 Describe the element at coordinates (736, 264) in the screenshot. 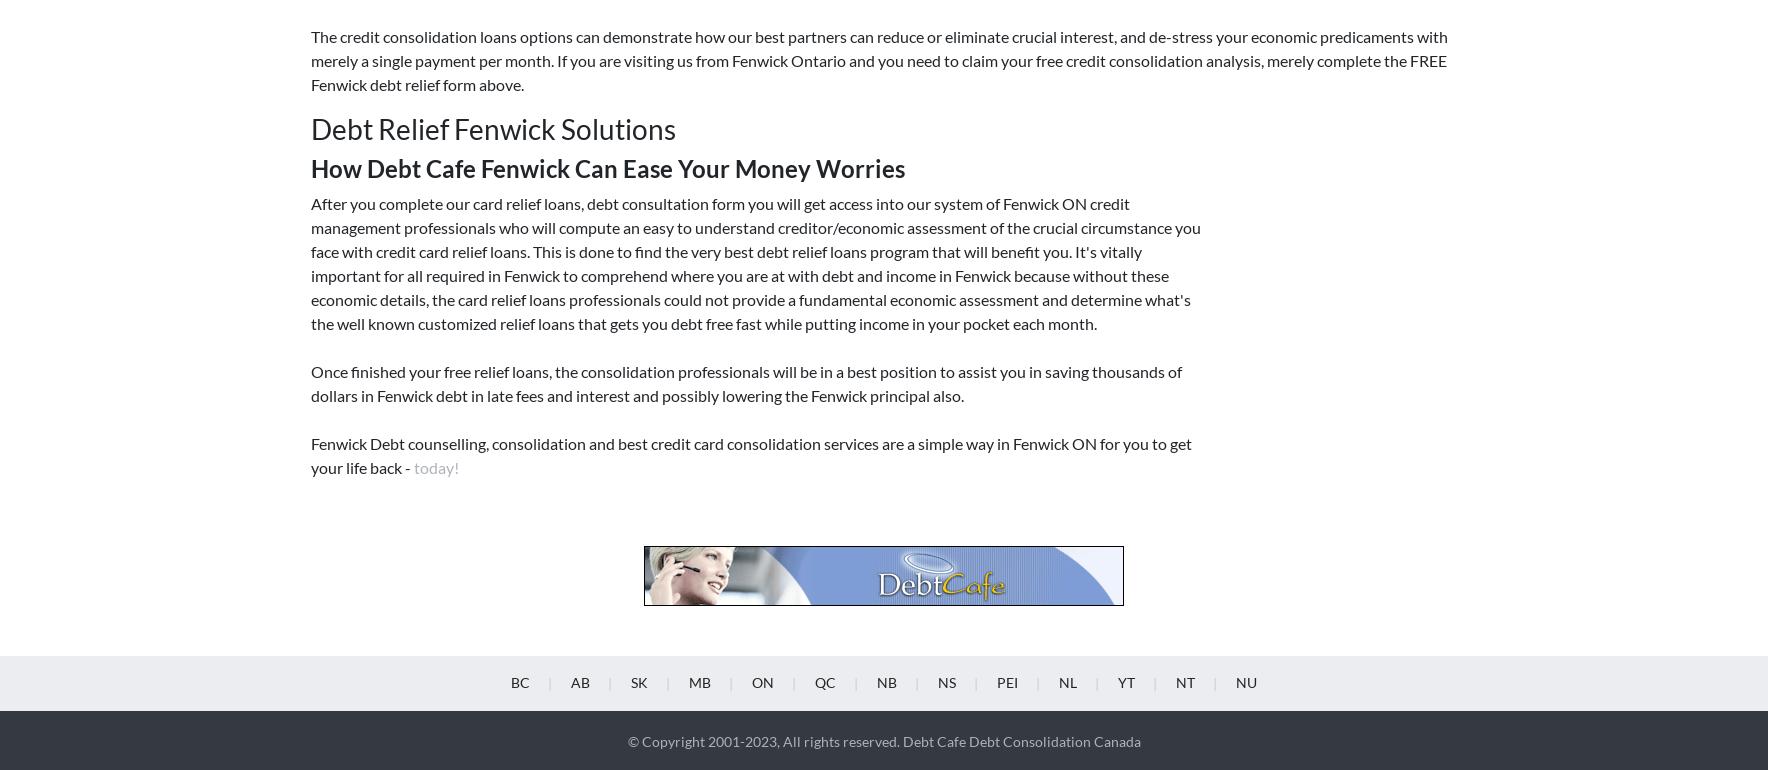

I see `'Ottawa'` at that location.